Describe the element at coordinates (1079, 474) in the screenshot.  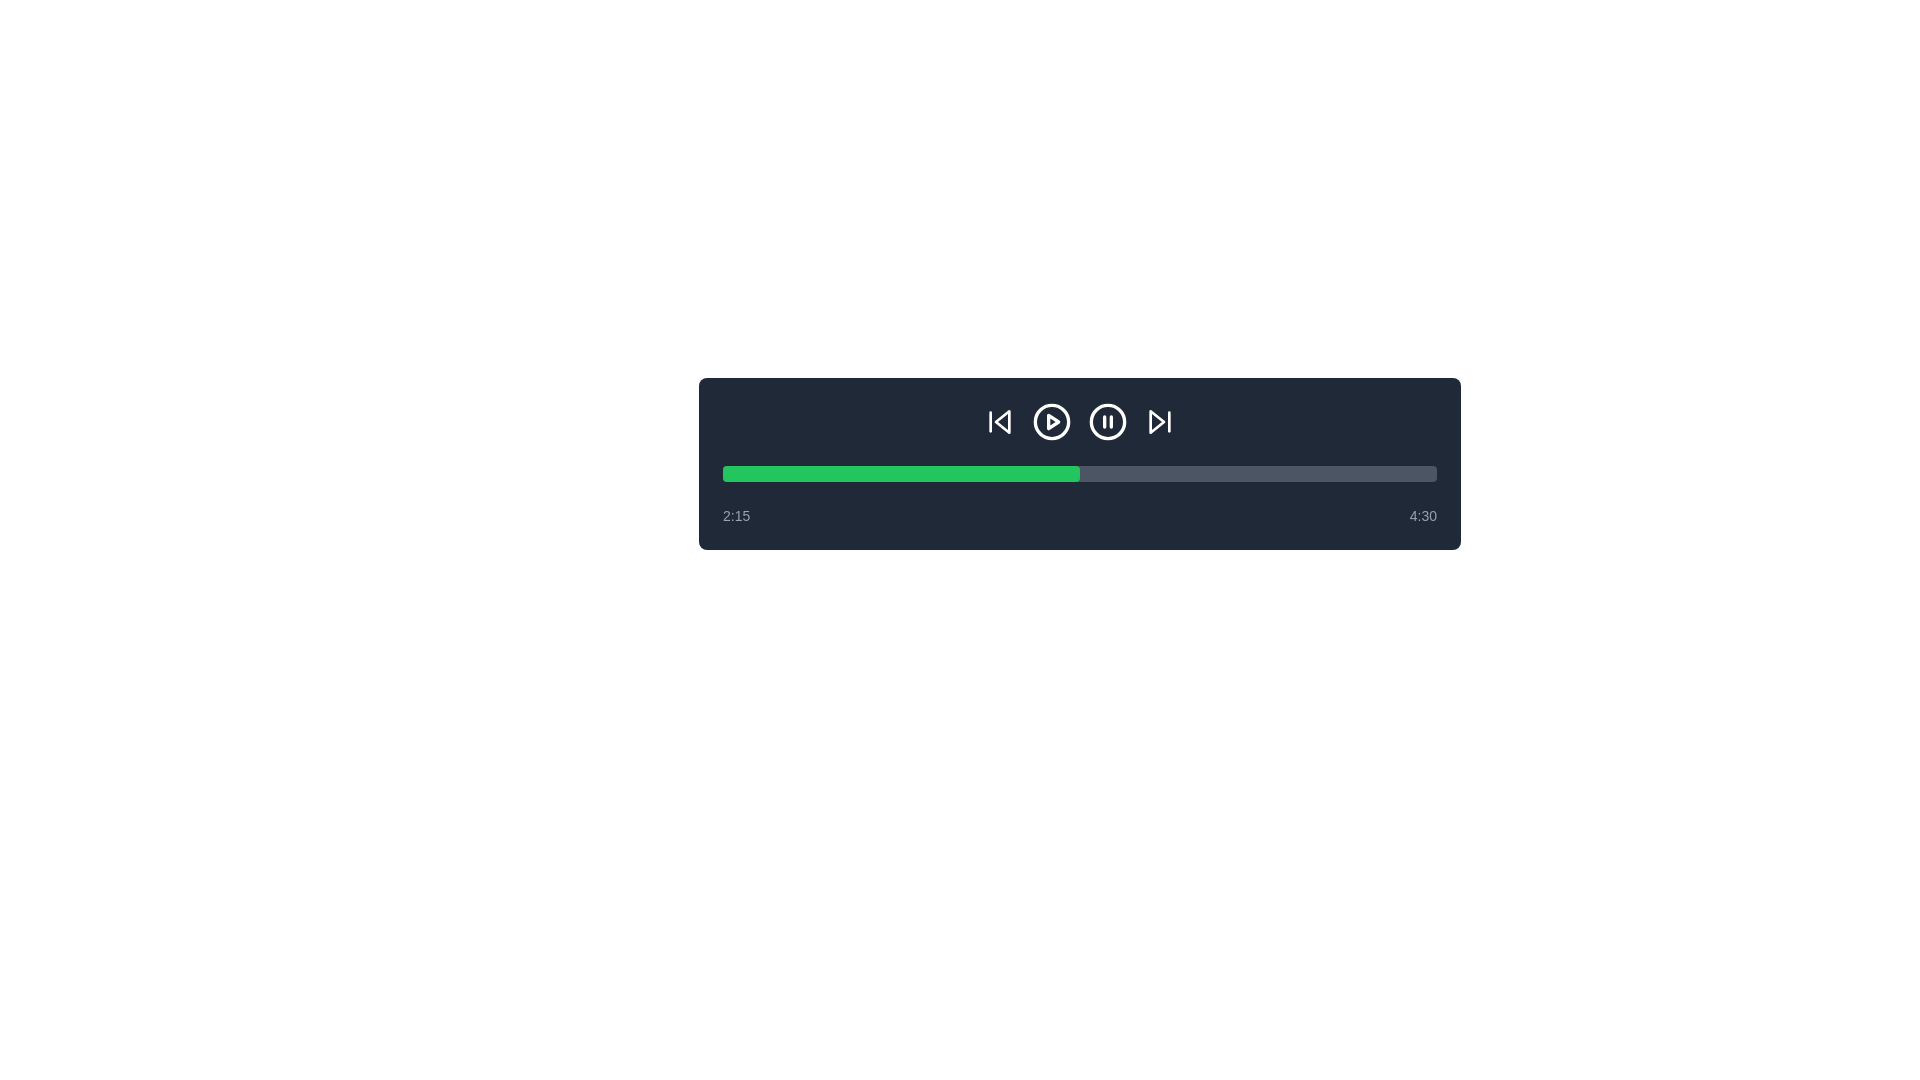
I see `the horizontal progress bar located at the bottom of the music player interface, which is gray with a green segment indicating progress` at that location.